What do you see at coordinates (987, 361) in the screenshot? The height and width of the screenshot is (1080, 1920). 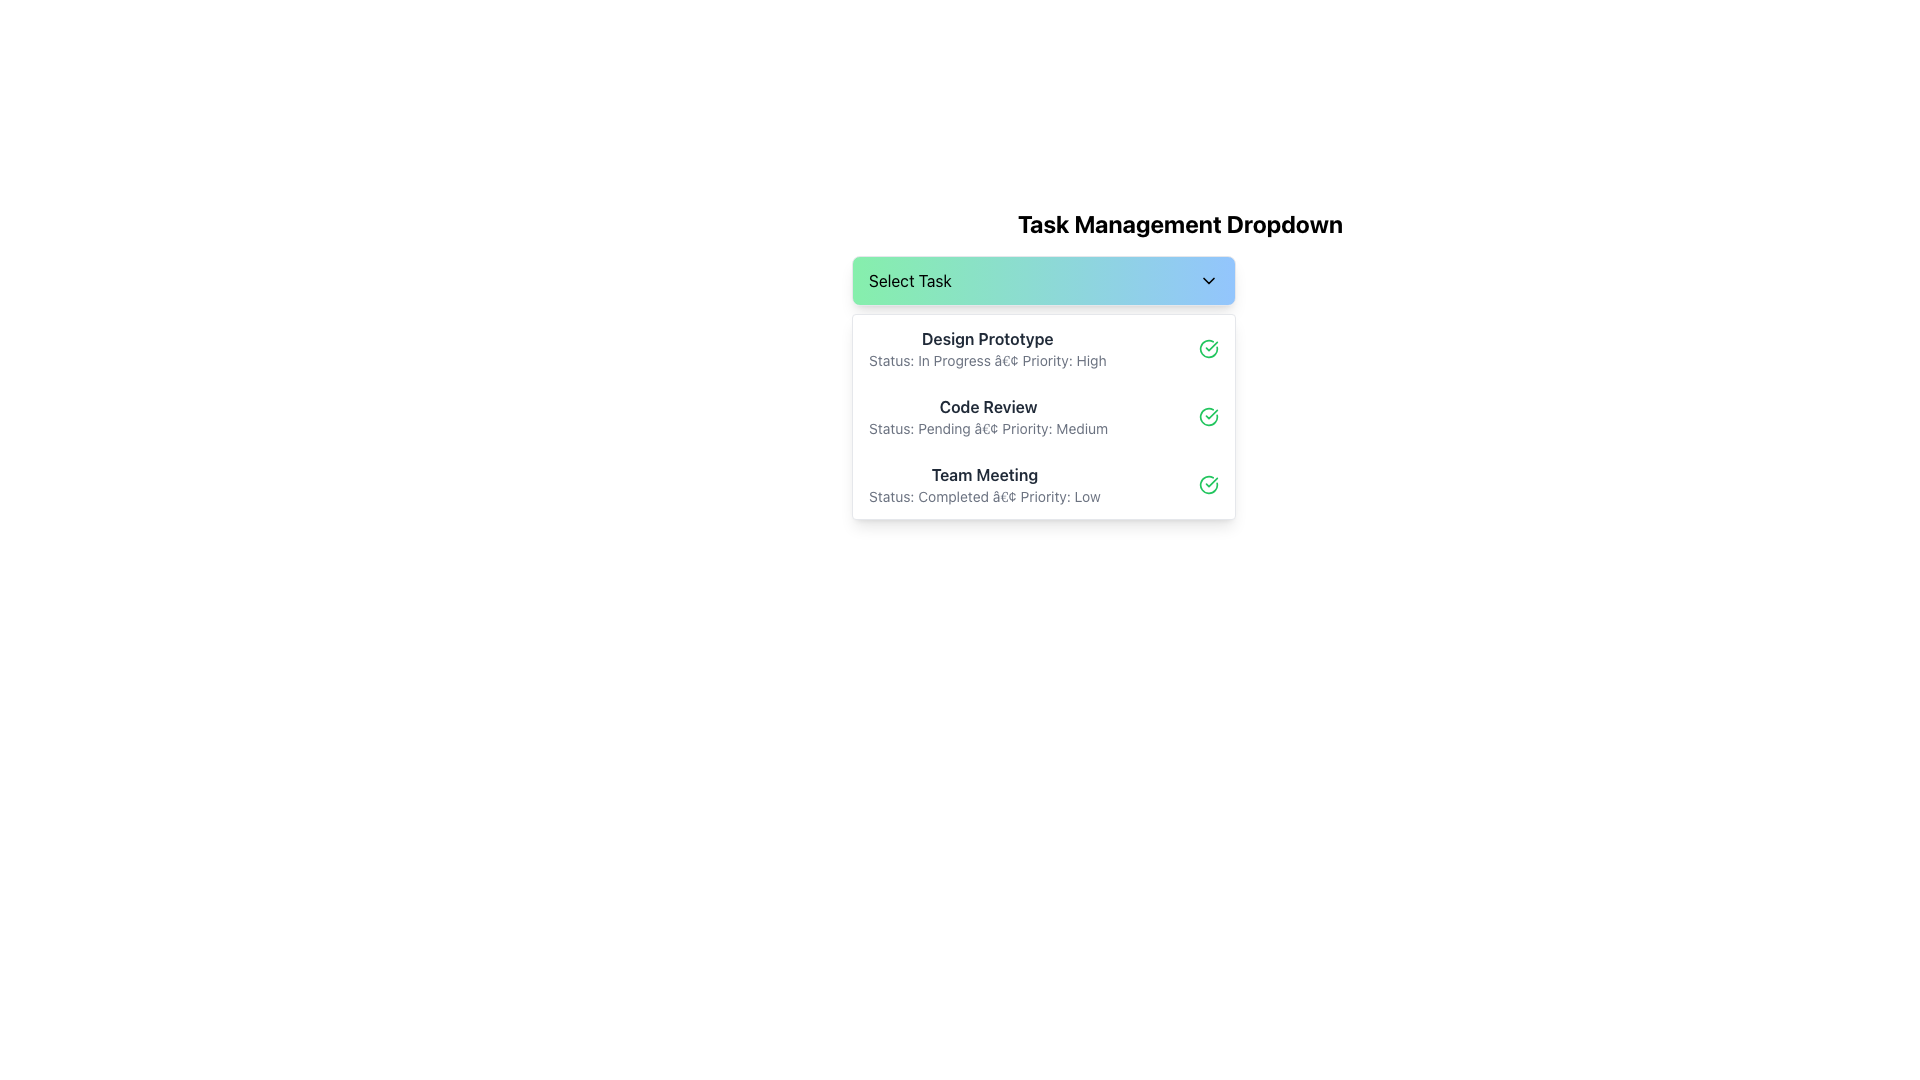 I see `the text label displaying 'Status: In Progress • Priority: High', which is positioned beneath the 'Design Prototype' text in the dropdown list` at bounding box center [987, 361].